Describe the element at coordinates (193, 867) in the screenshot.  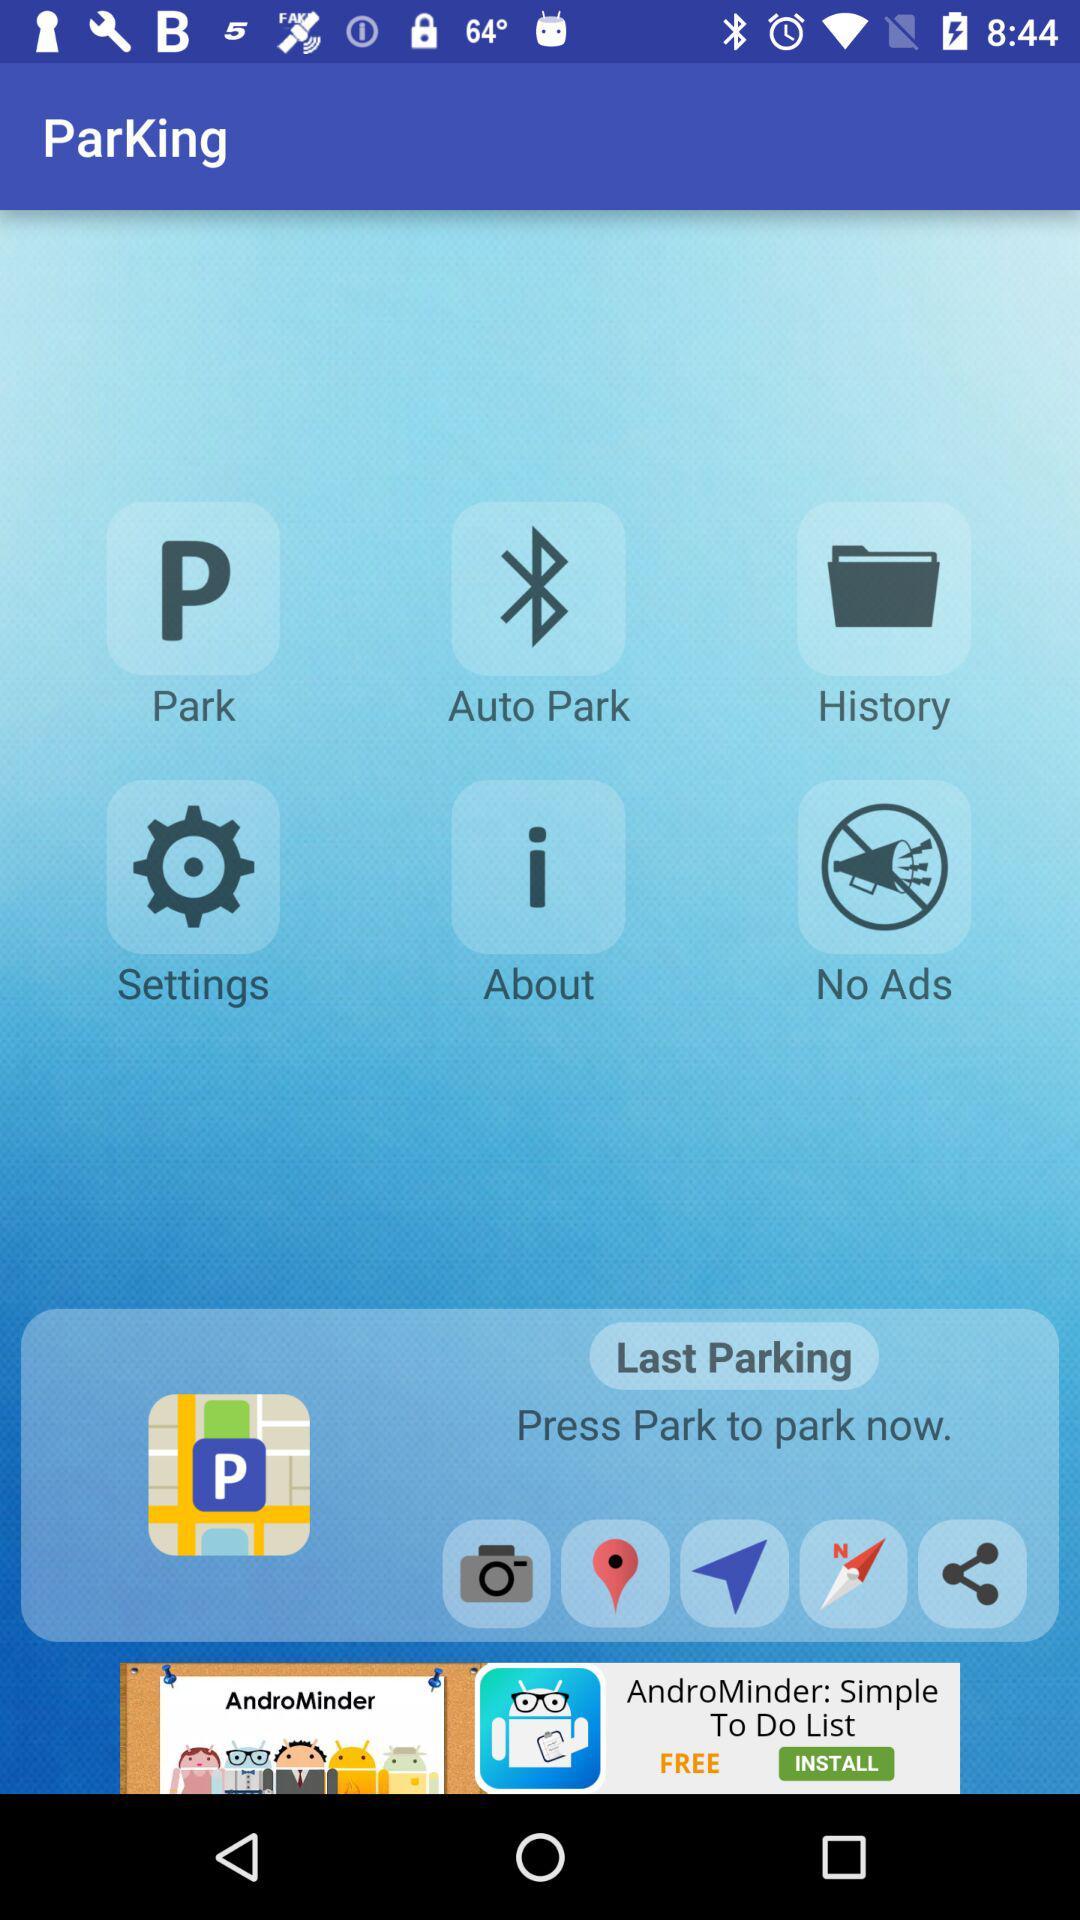
I see `settings` at that location.